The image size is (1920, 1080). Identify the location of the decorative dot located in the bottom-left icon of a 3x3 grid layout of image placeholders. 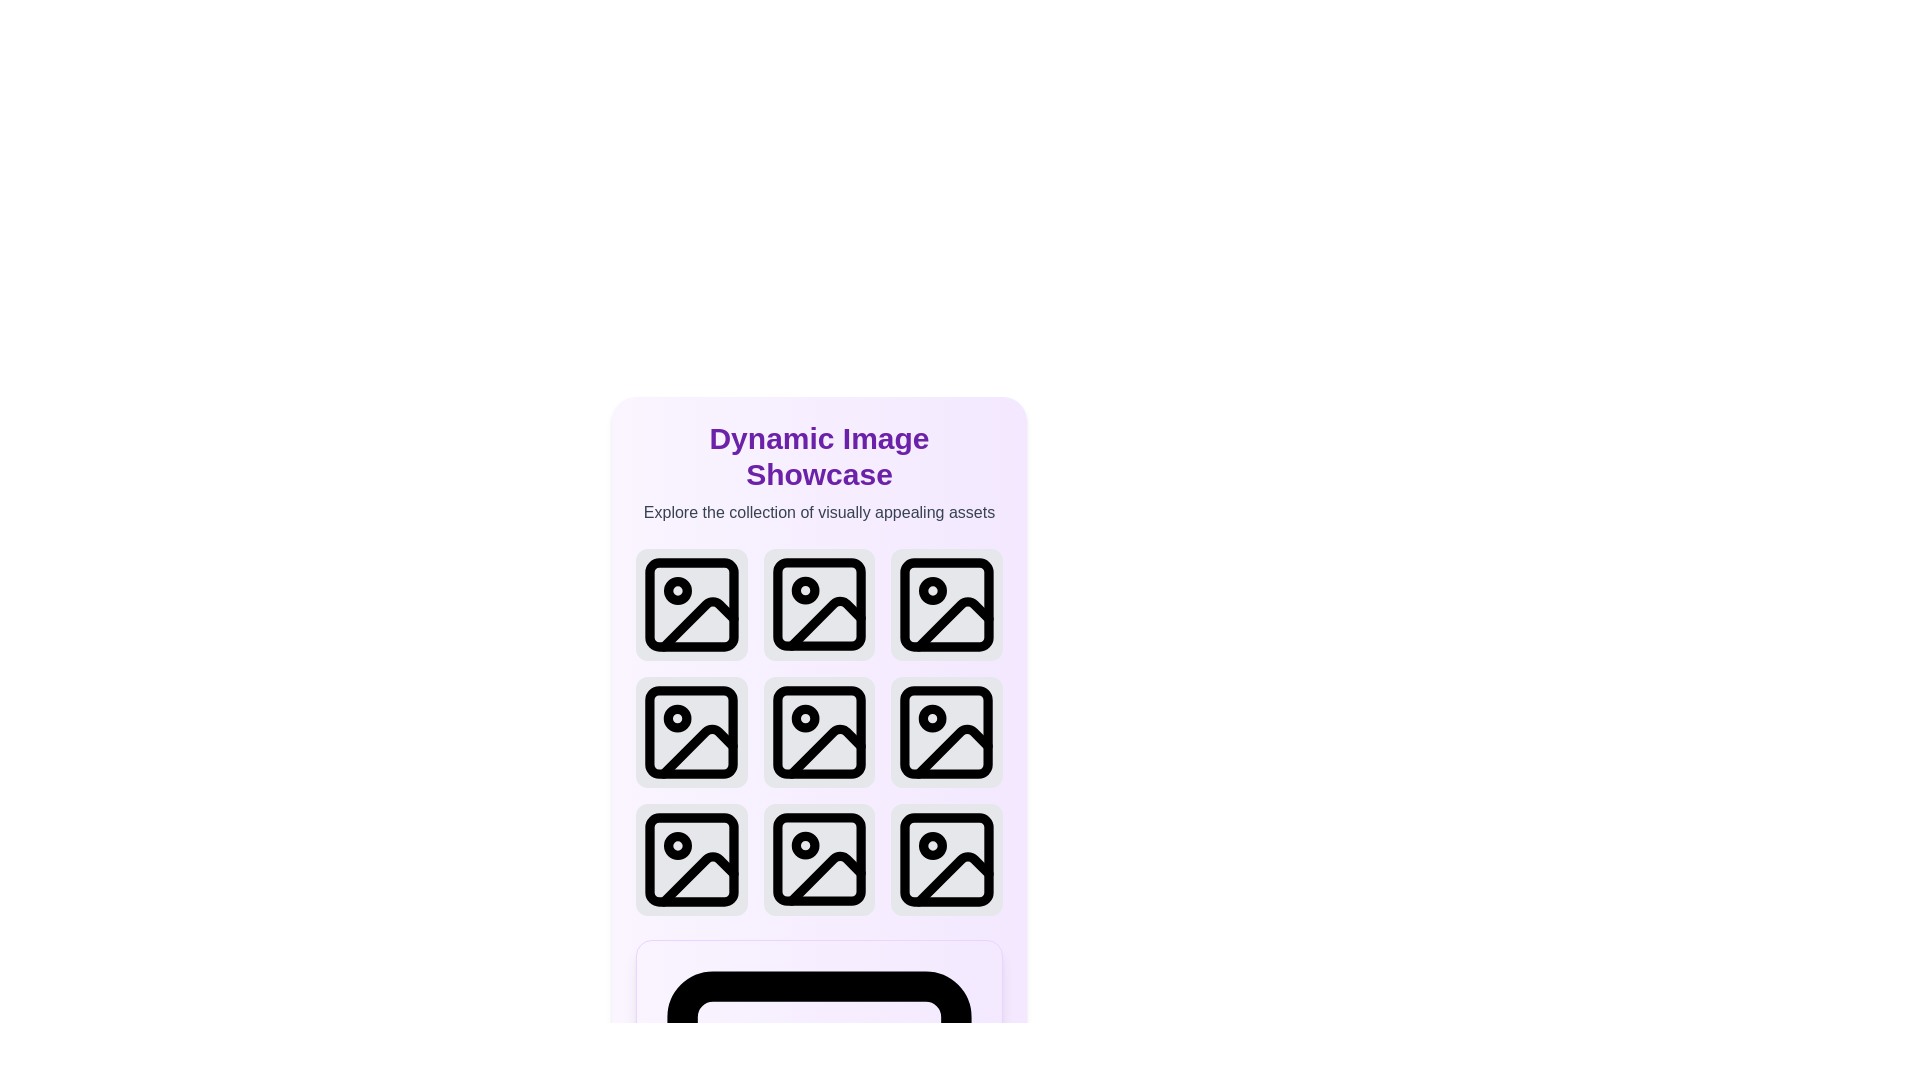
(677, 846).